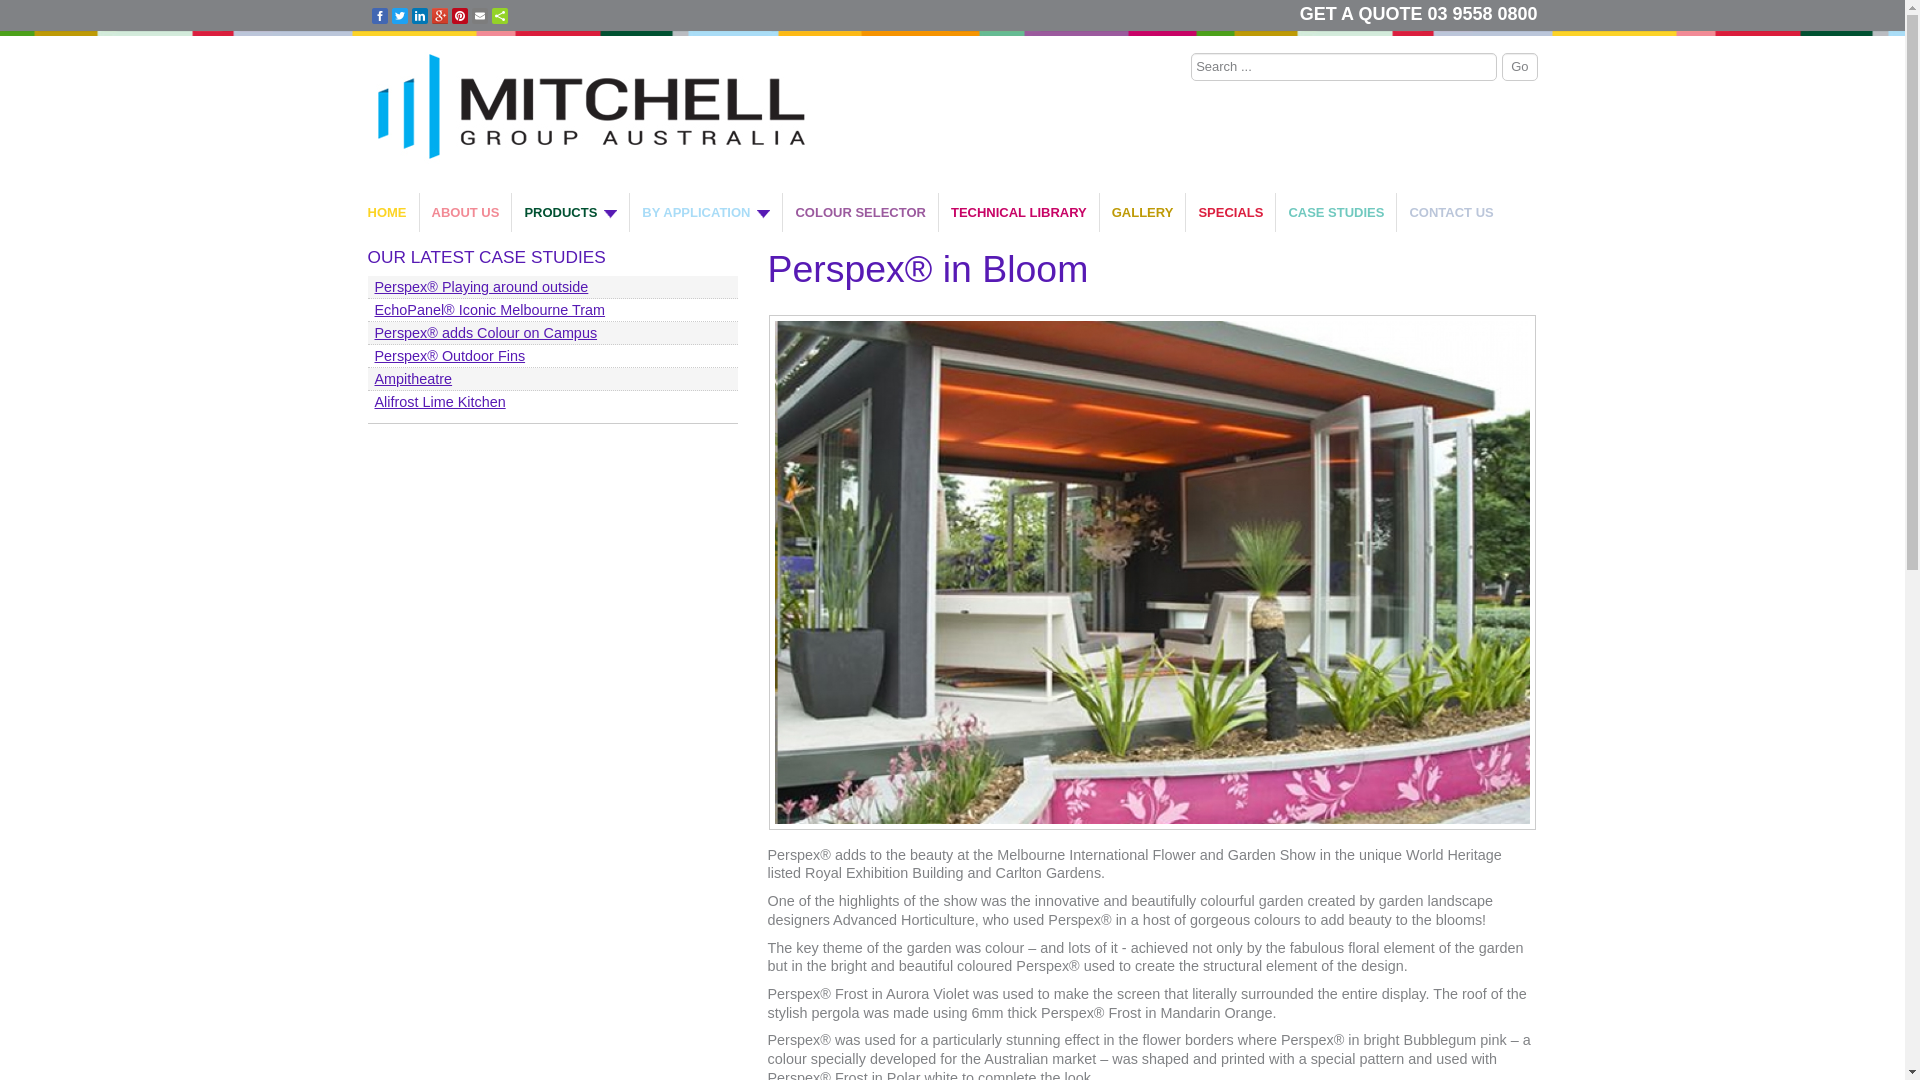  Describe the element at coordinates (1229, 212) in the screenshot. I see `'SPECIALS'` at that location.